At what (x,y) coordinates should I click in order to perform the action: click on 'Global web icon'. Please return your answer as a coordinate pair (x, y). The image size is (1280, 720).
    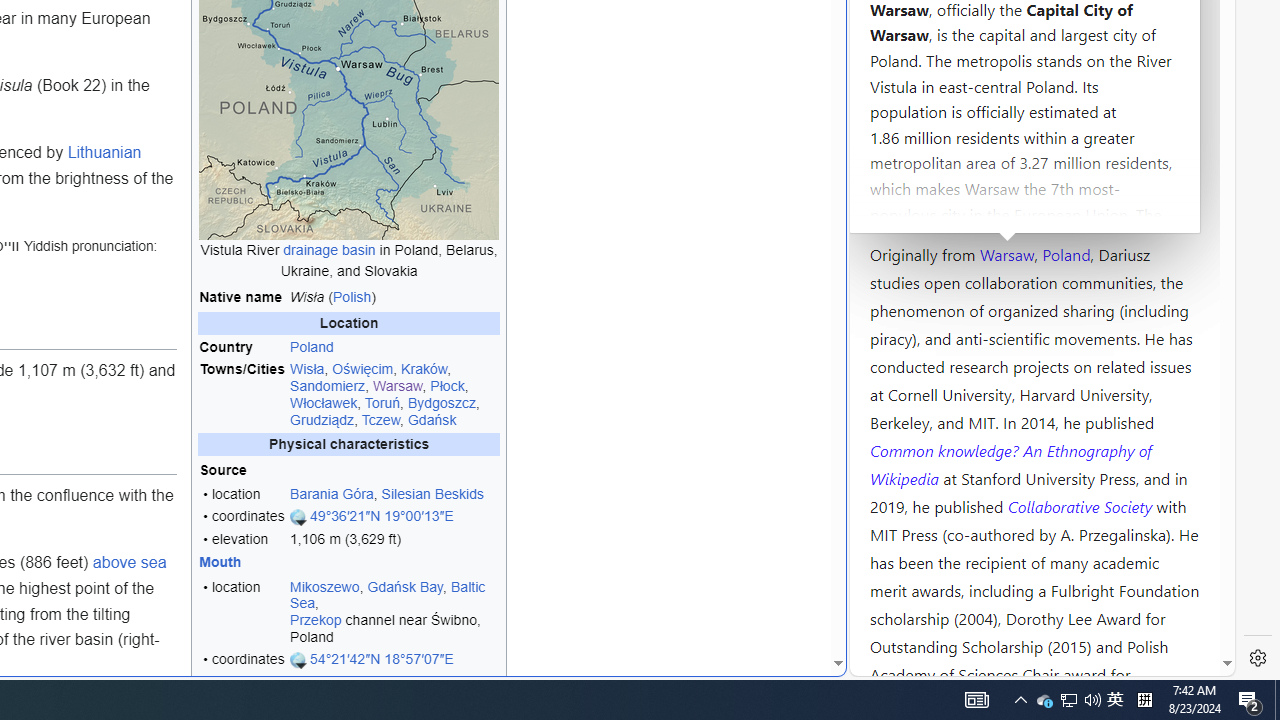
    Looking at the image, I should click on (887, 663).